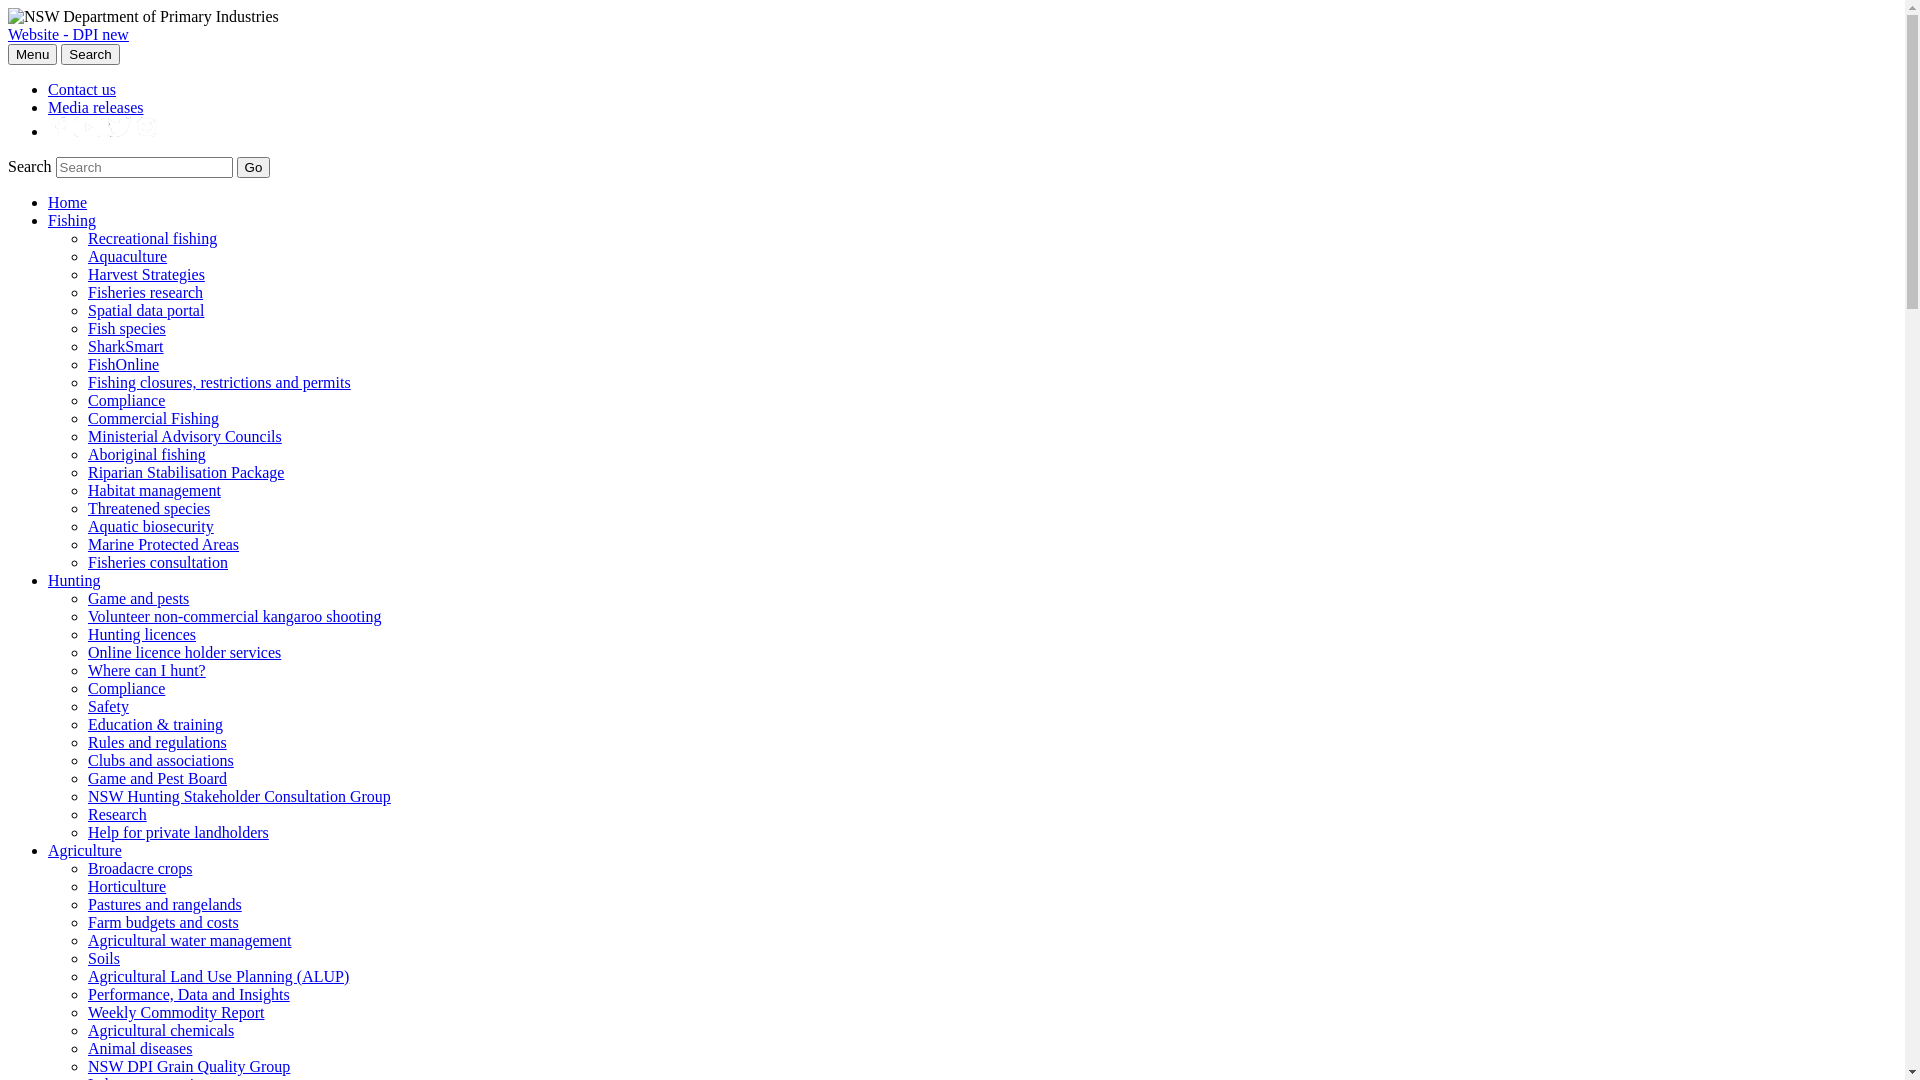 Image resolution: width=1920 pixels, height=1080 pixels. What do you see at coordinates (219, 382) in the screenshot?
I see `'Fishing closures, restrictions and permits'` at bounding box center [219, 382].